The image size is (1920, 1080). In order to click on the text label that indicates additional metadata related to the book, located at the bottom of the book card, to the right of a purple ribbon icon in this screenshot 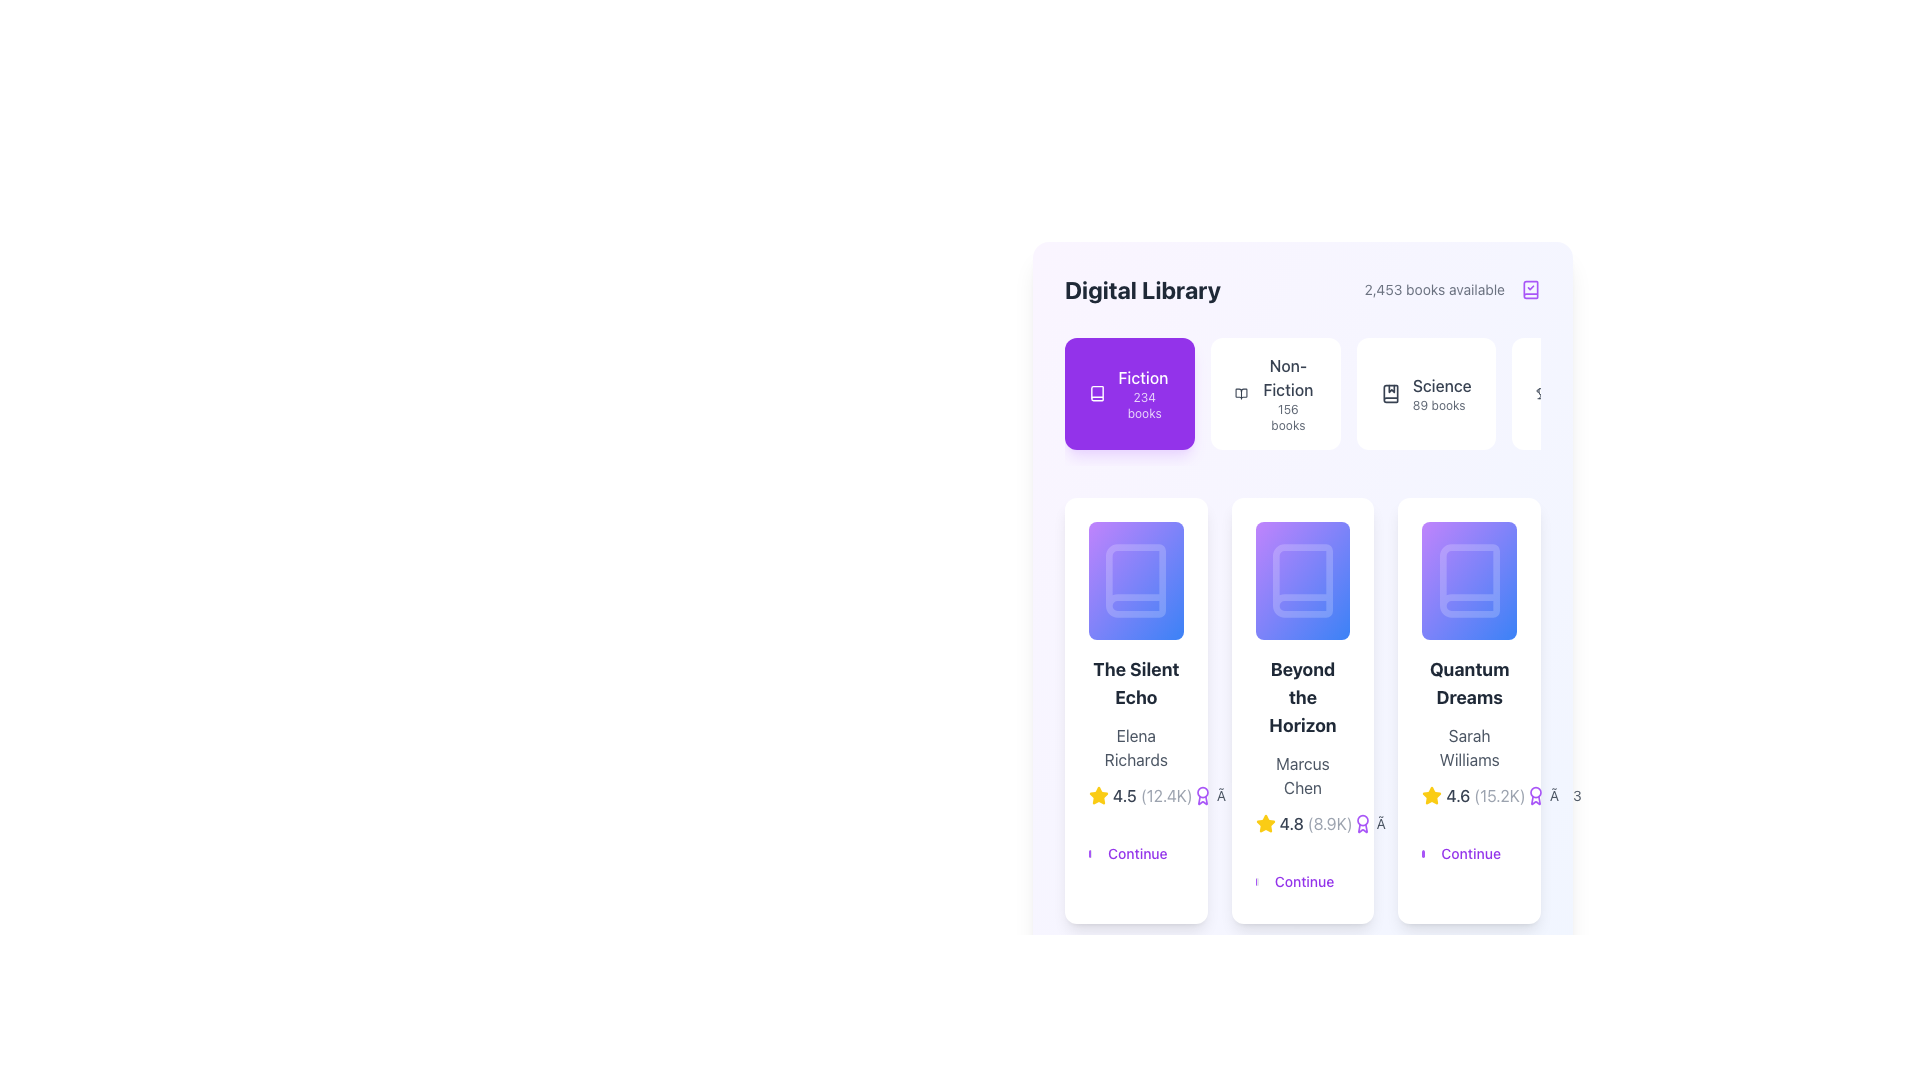, I will do `click(1219, 795)`.